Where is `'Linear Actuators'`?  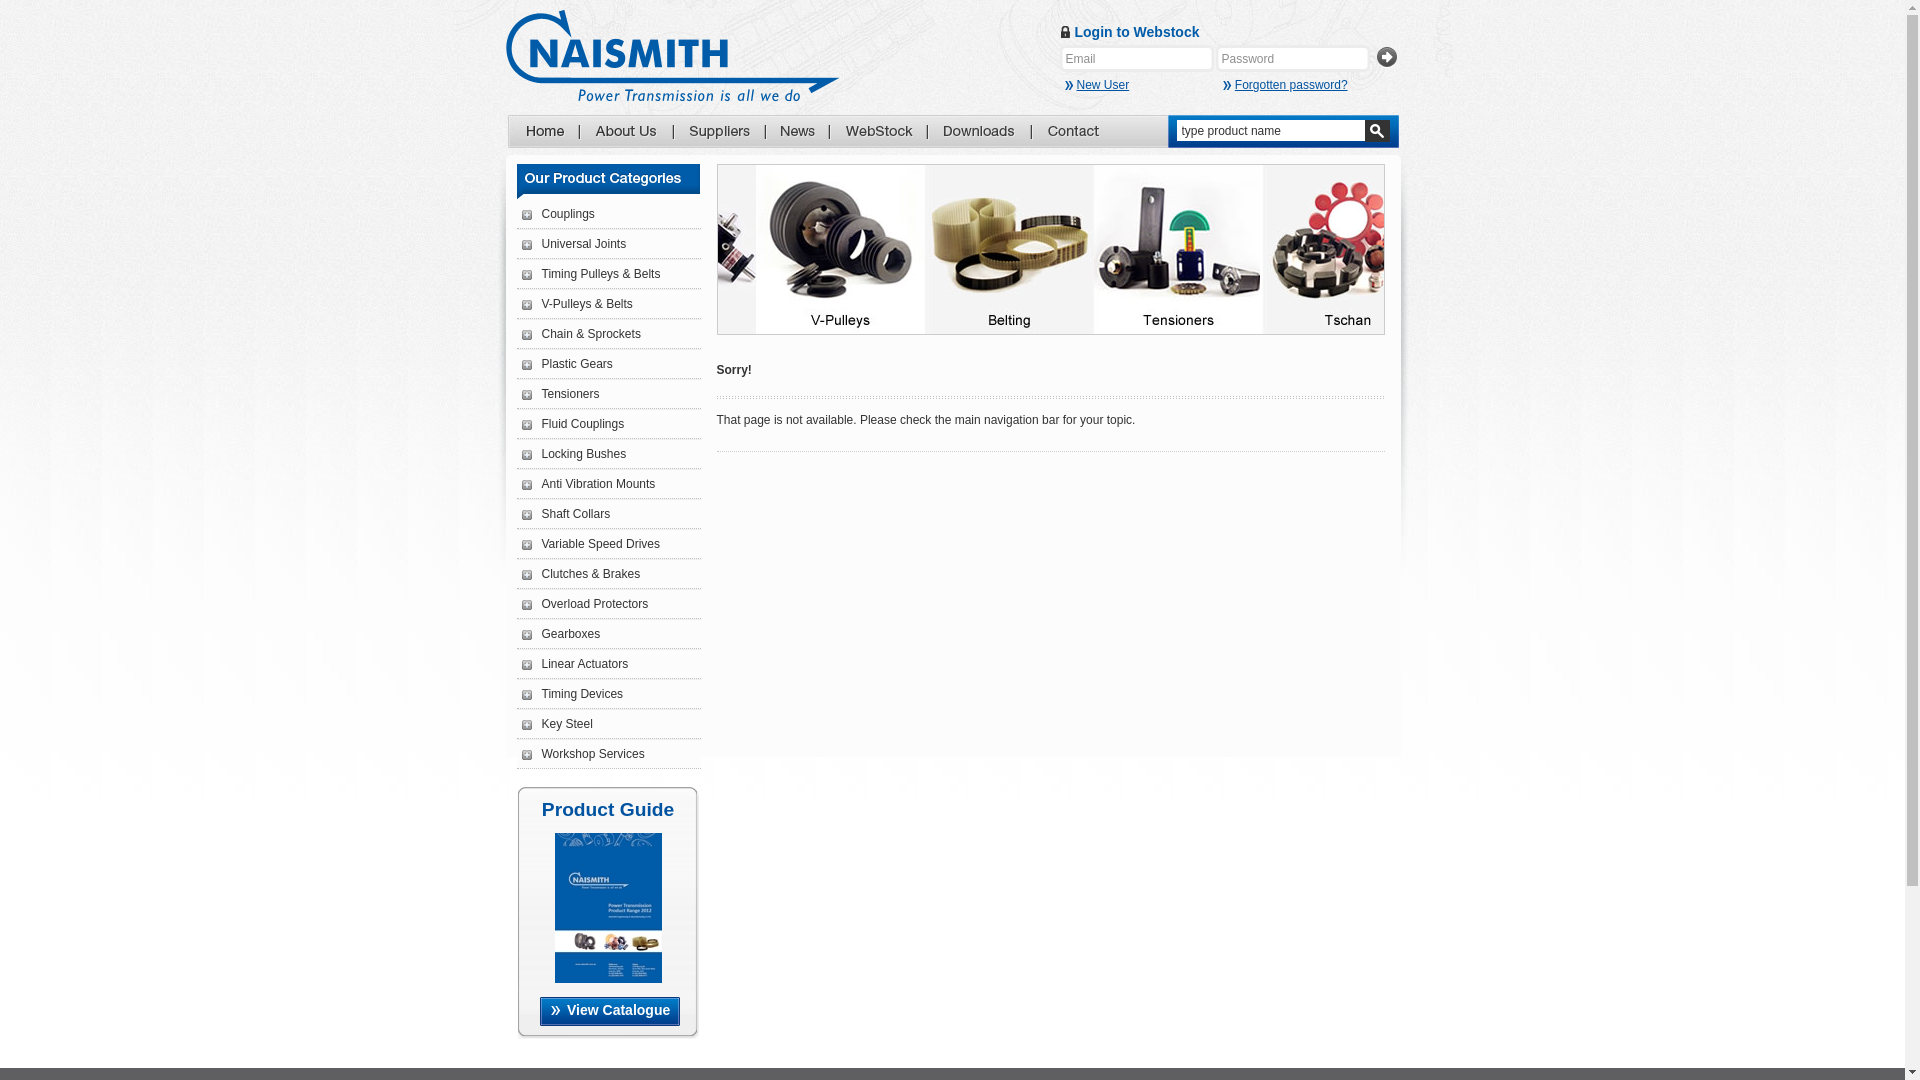
'Linear Actuators' is located at coordinates (574, 663).